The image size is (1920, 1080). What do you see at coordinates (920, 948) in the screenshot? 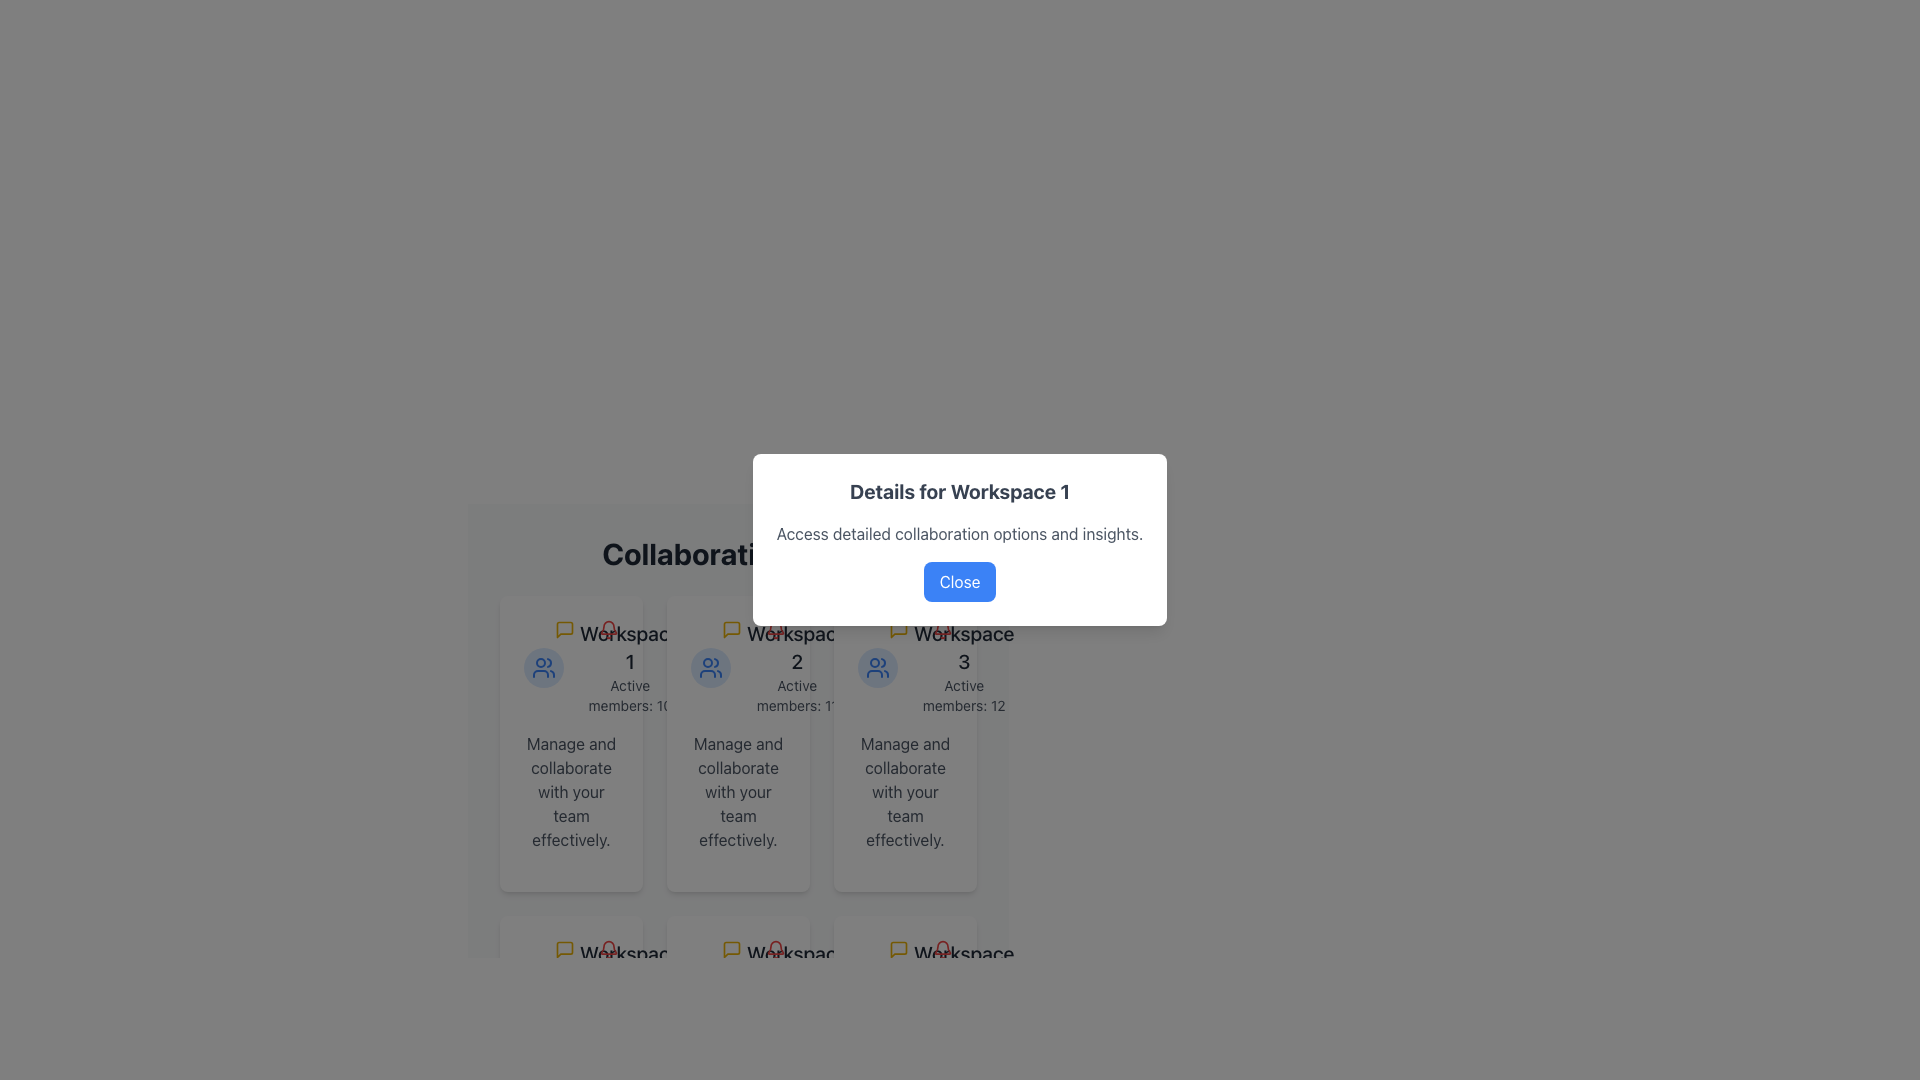
I see `the notification icon button, which is a red bell icon located at the top-right corner of the workspace card` at bounding box center [920, 948].